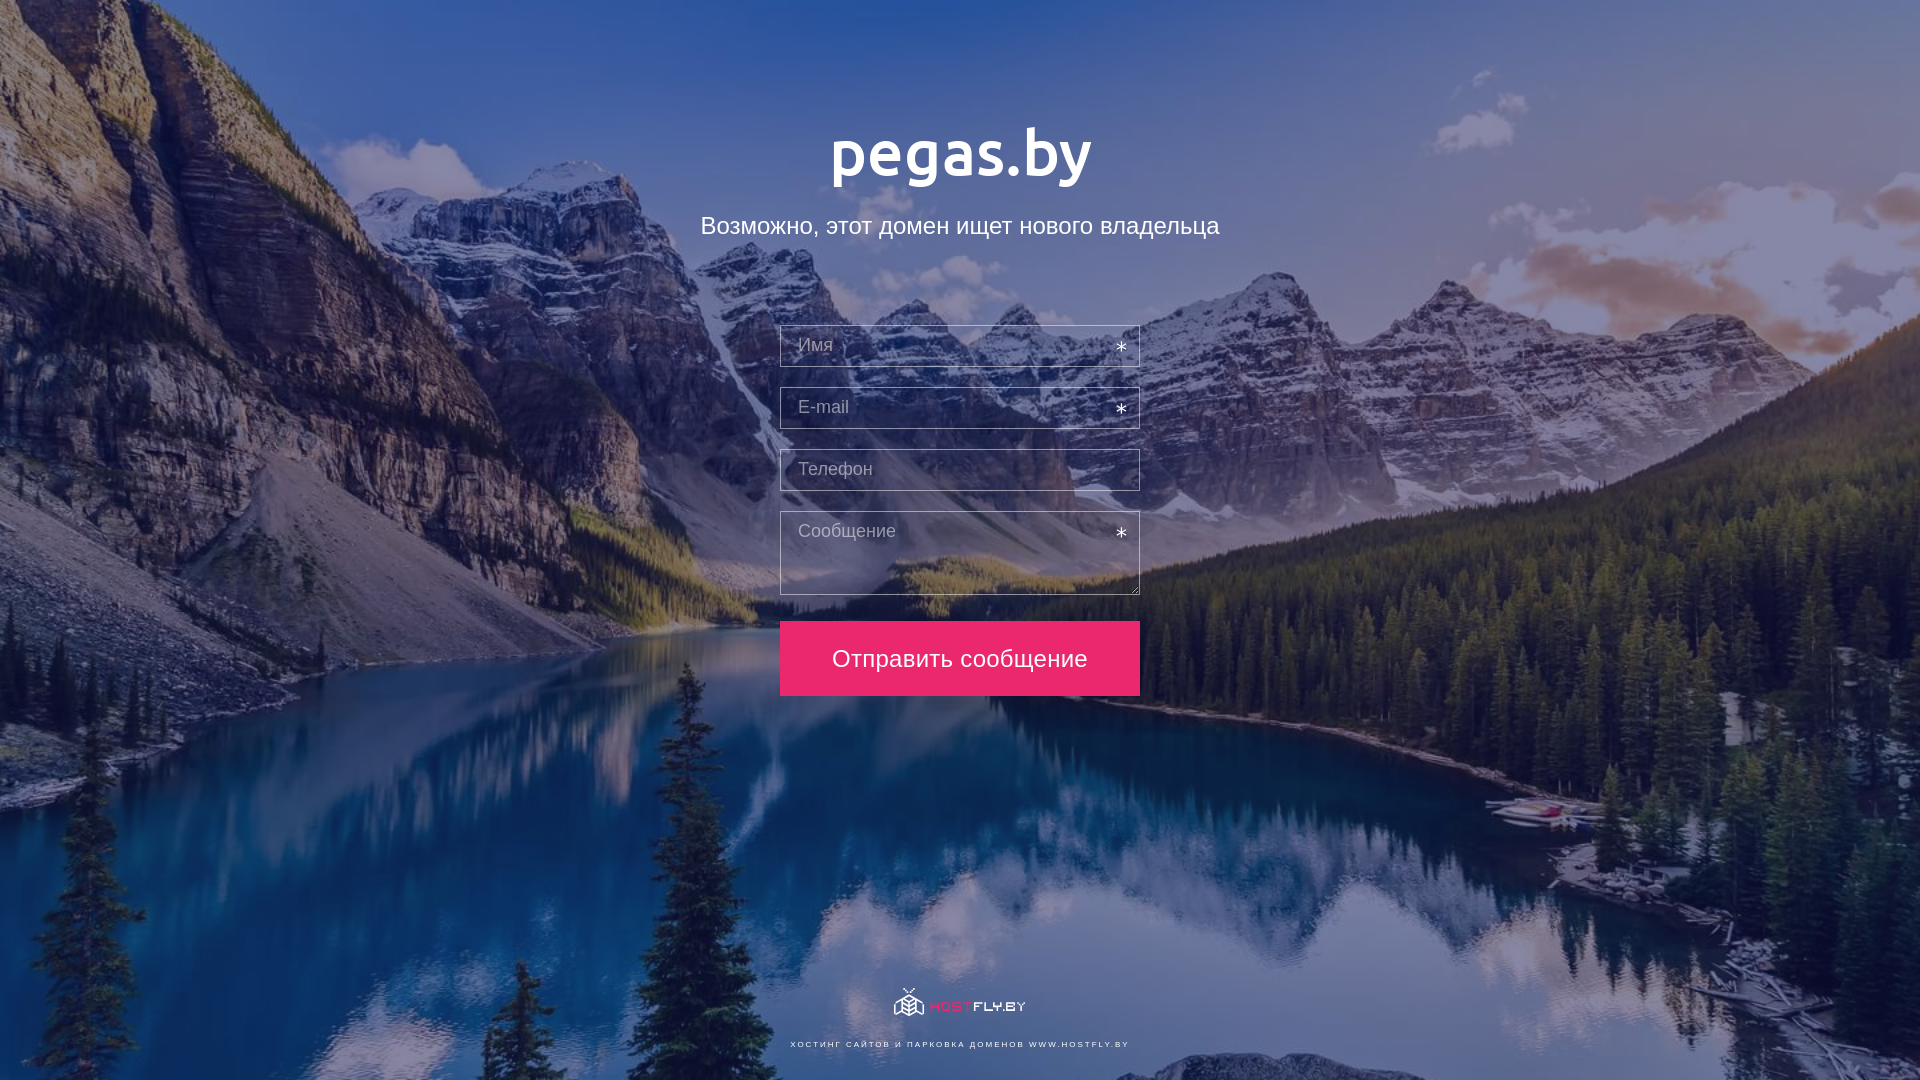 The width and height of the screenshot is (1920, 1080). I want to click on 'WWW.HOSTFLY.BY', so click(1078, 1043).